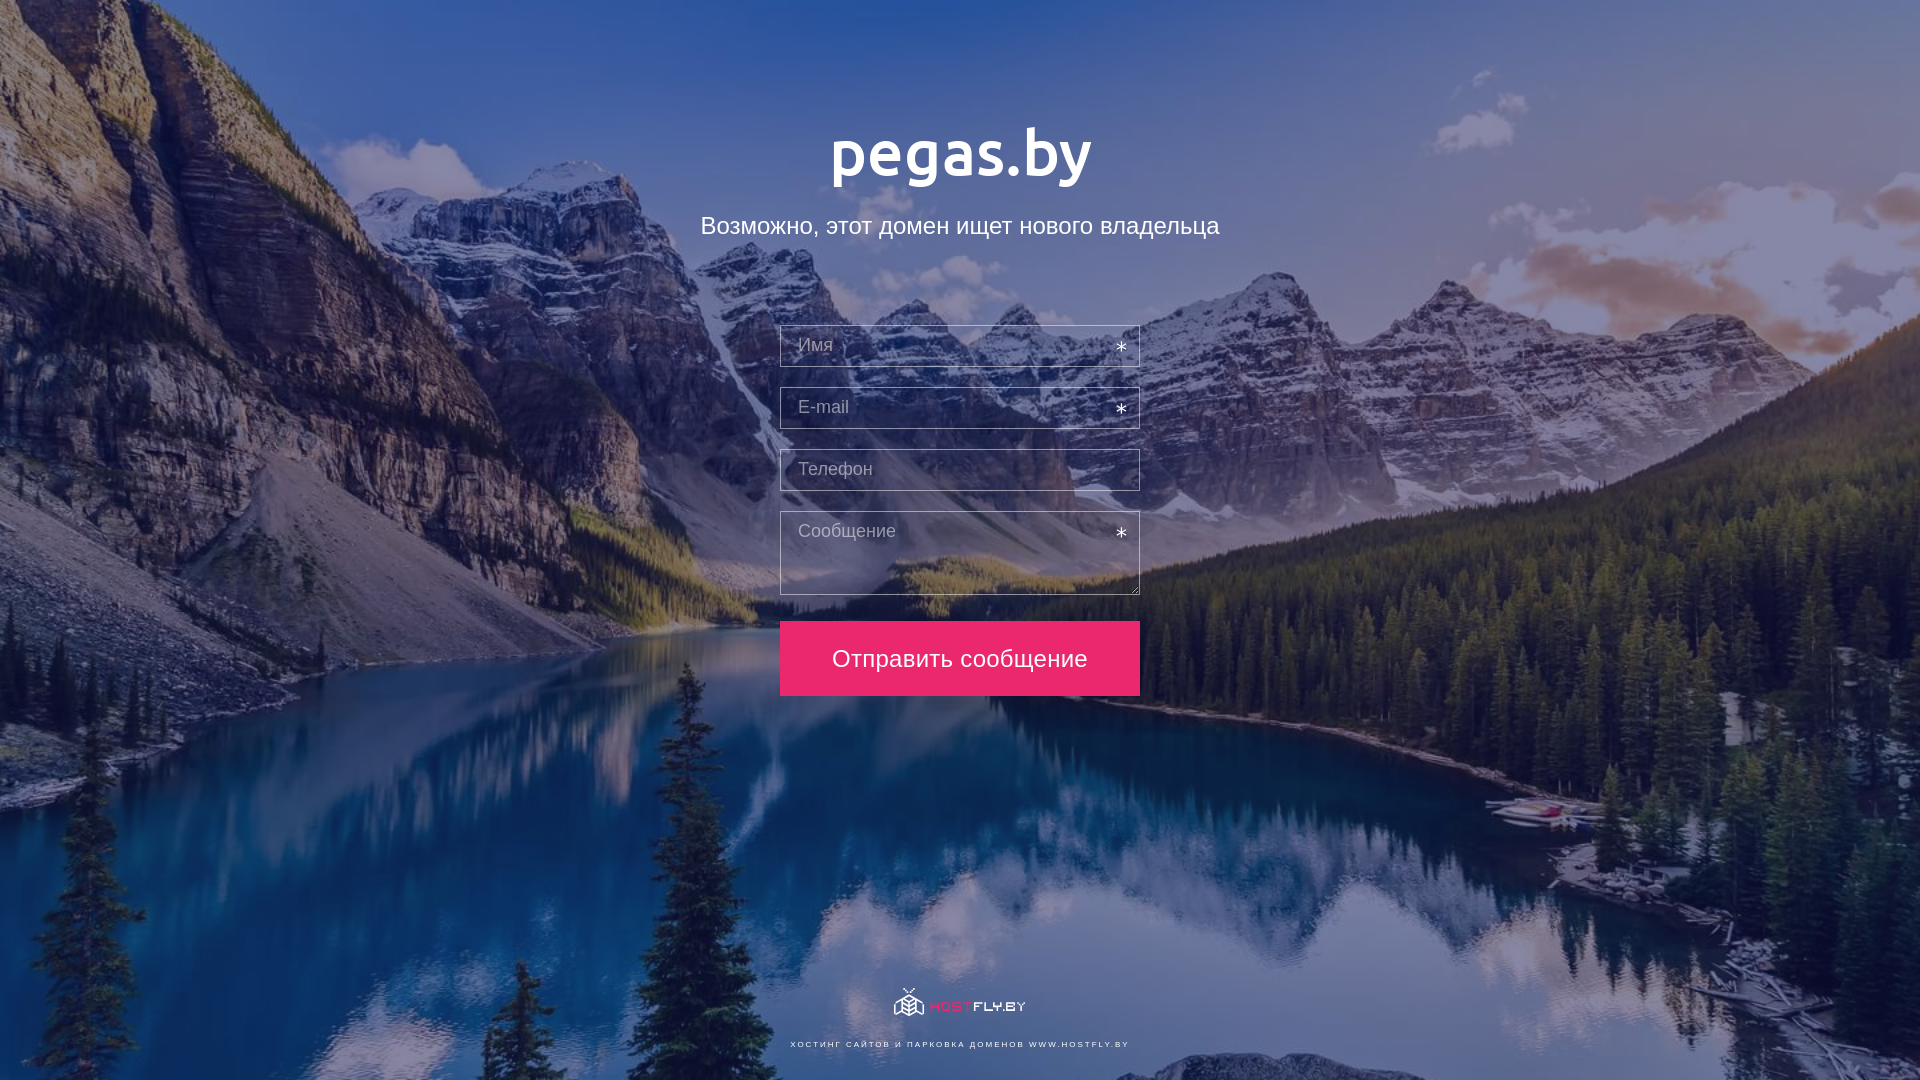 The width and height of the screenshot is (1920, 1080). I want to click on 'WWW.HOSTFLY.BY', so click(1078, 1043).